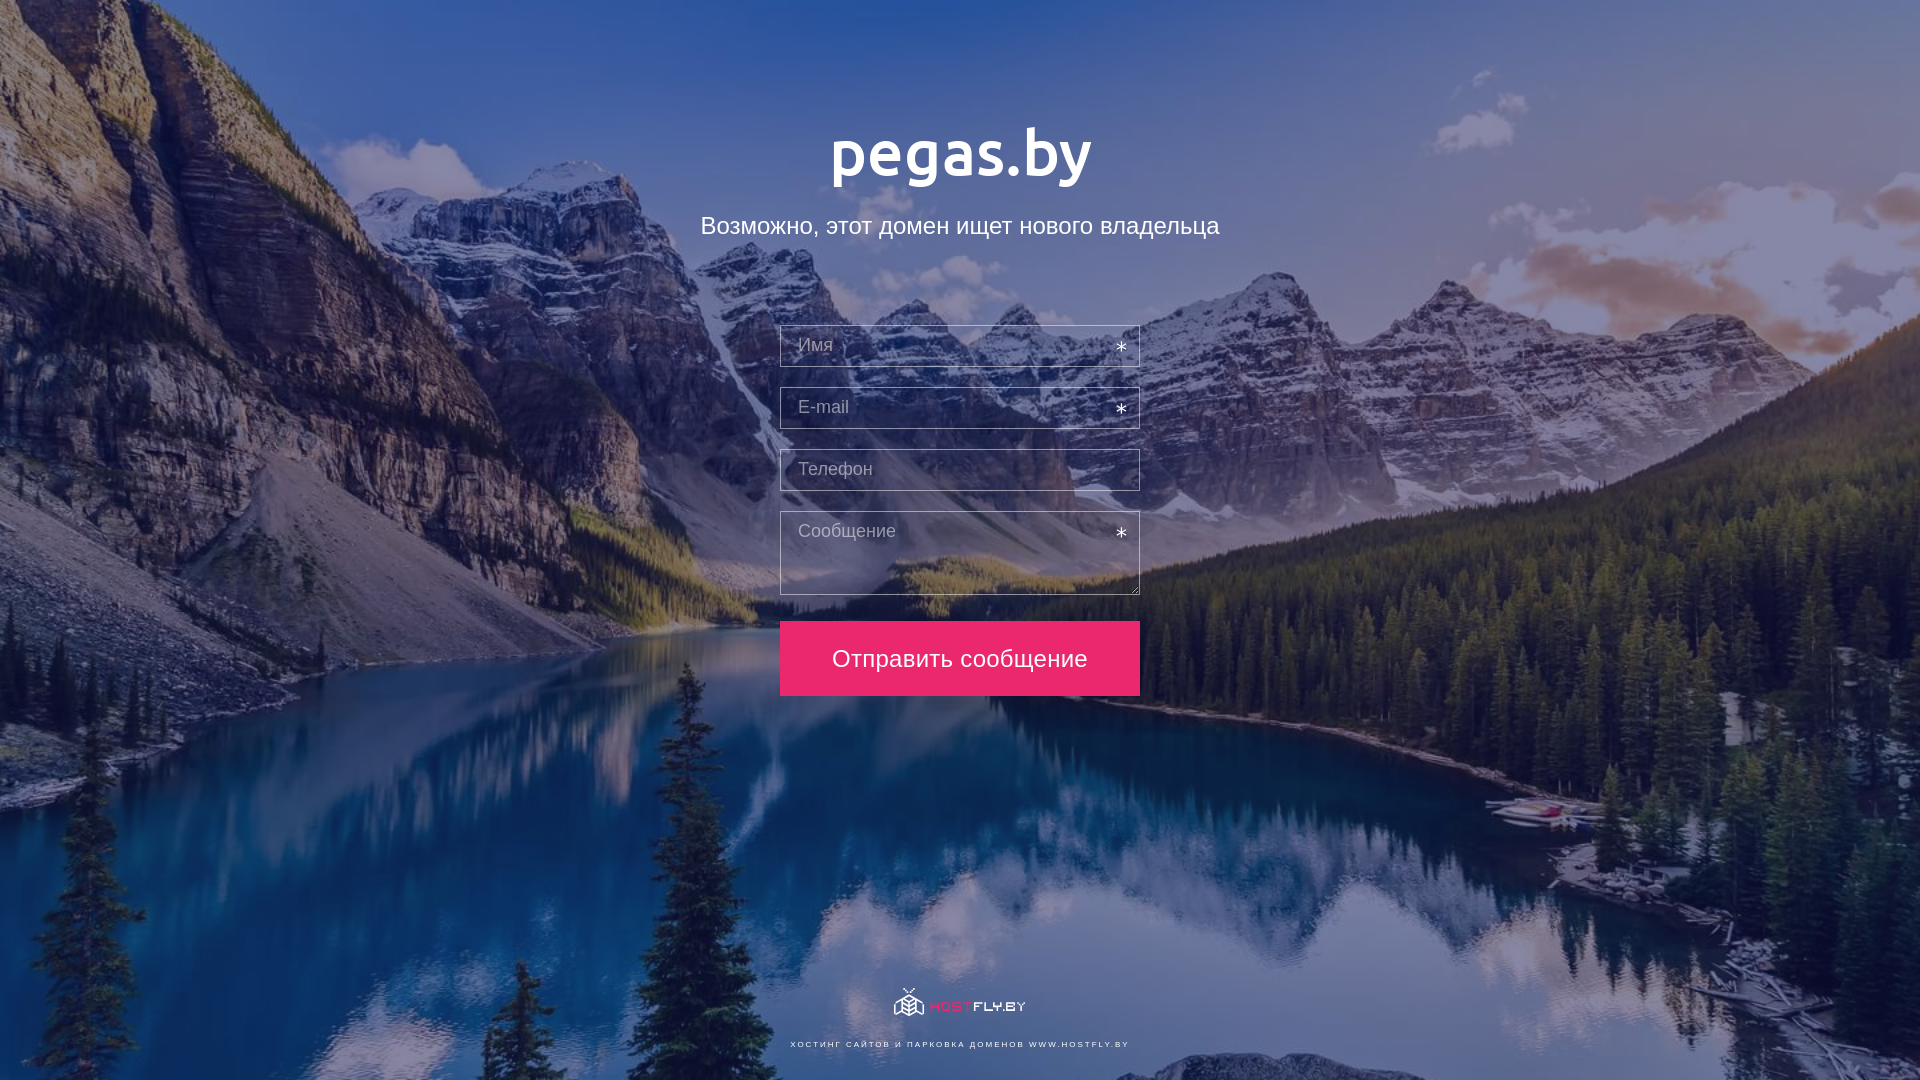 The width and height of the screenshot is (1920, 1080). I want to click on 'WWW.HOSTFLY.BY', so click(1078, 1043).